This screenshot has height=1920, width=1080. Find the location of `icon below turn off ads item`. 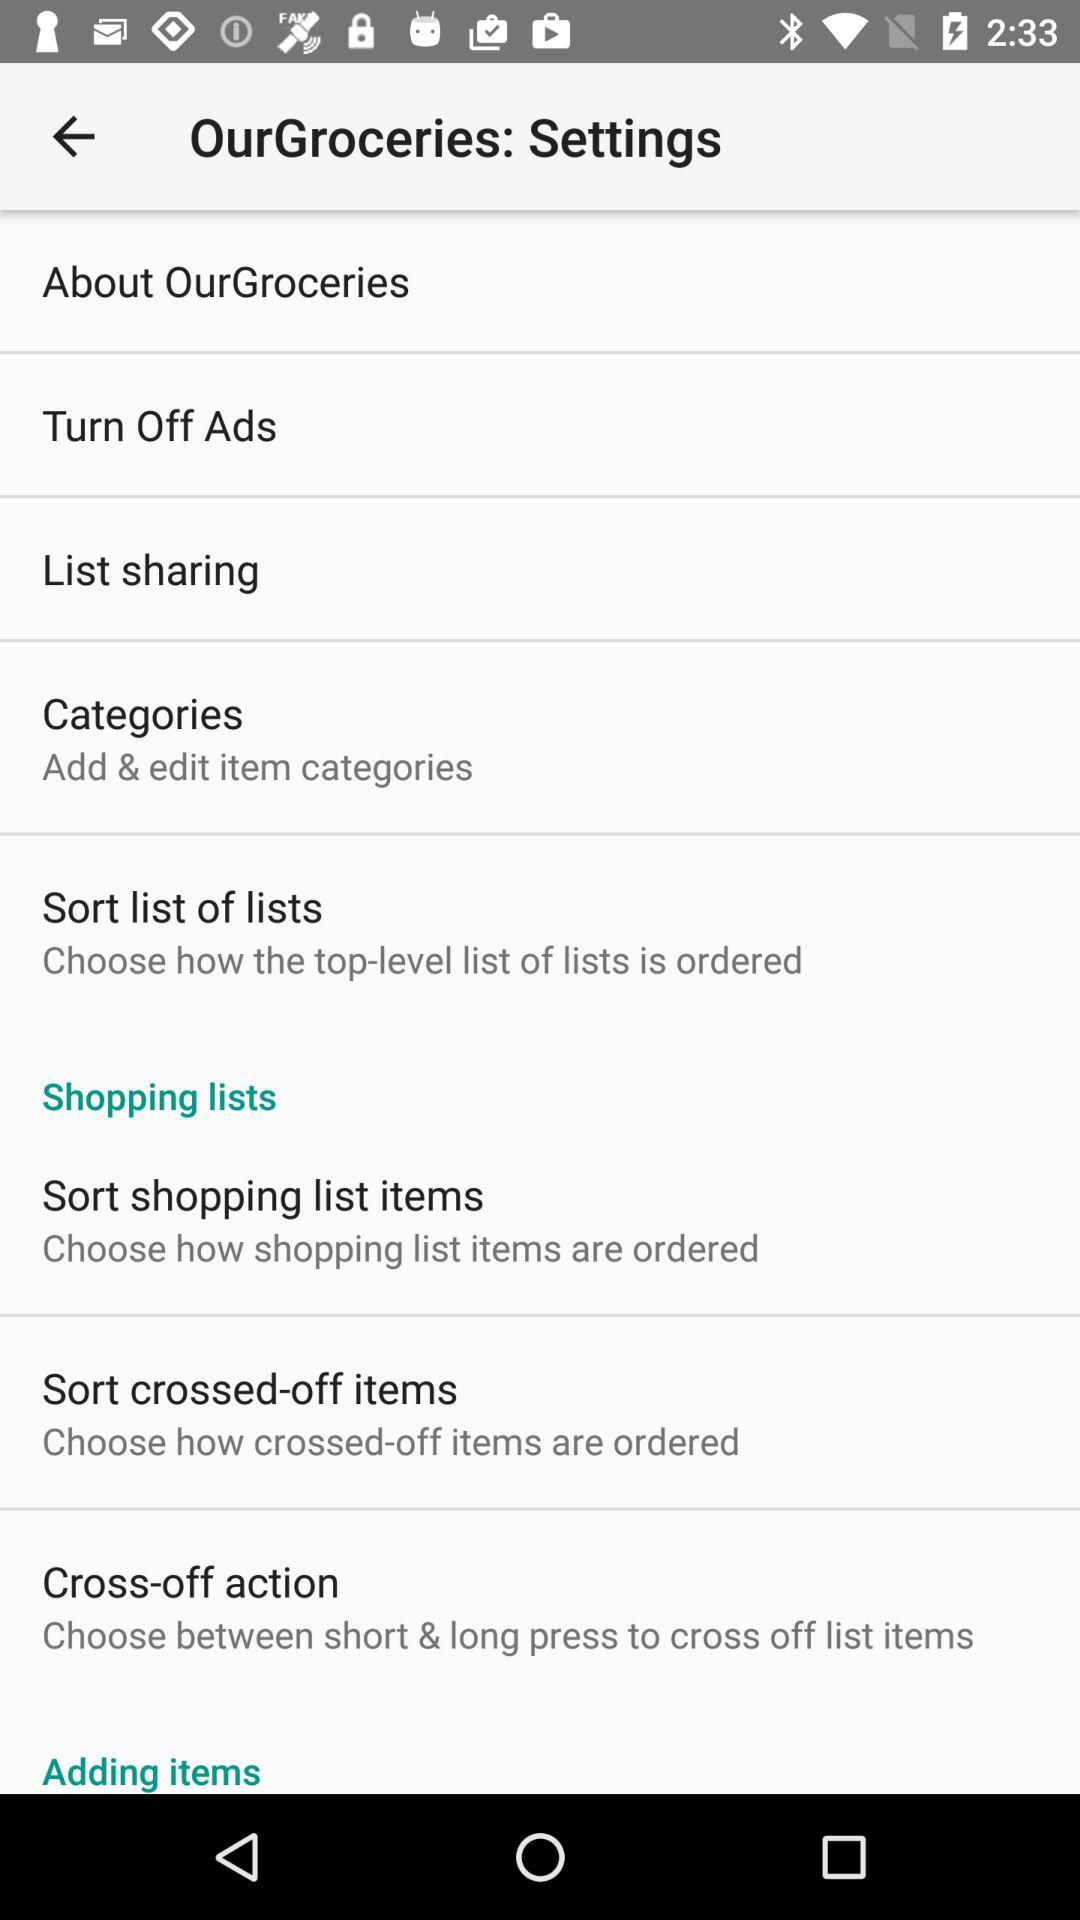

icon below turn off ads item is located at coordinates (149, 567).